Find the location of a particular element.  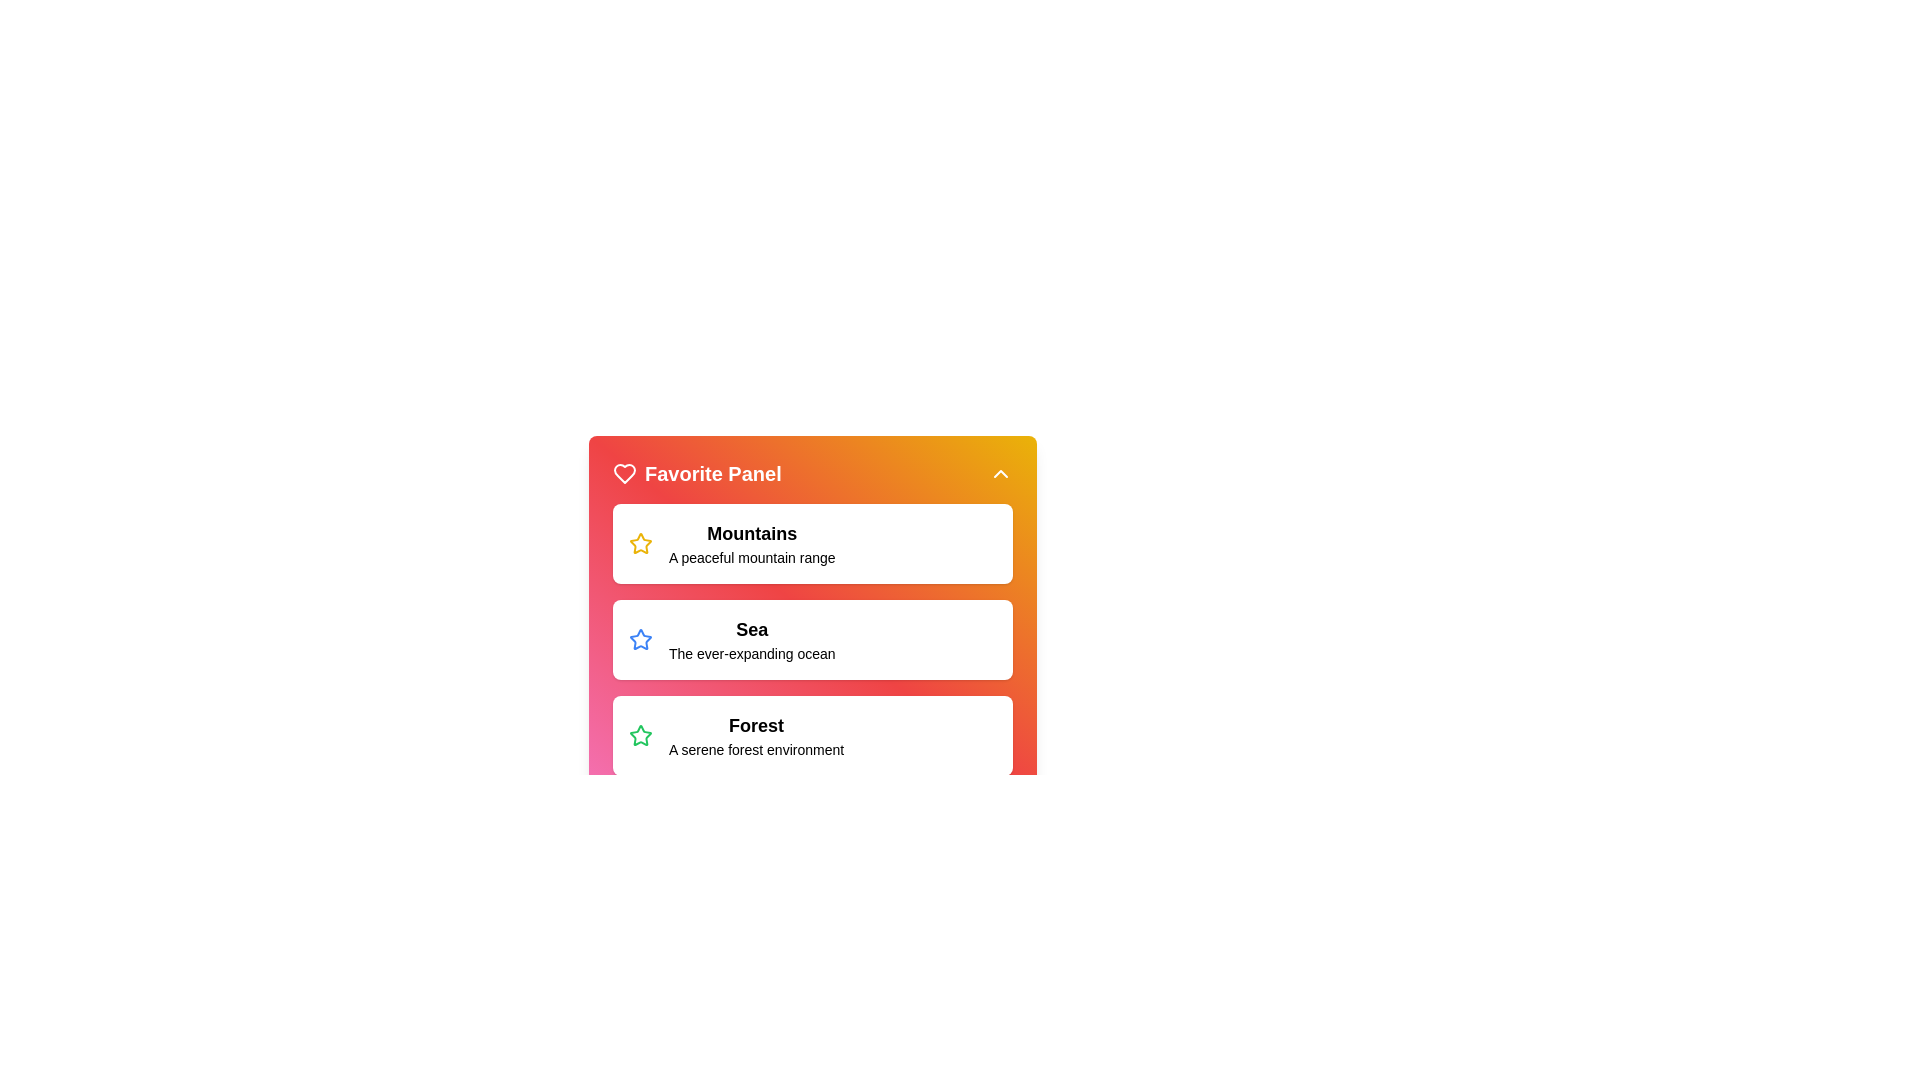

the first star icon located to the left of the 'Mountains' text label to interact with the rating or favorite indicator is located at coordinates (641, 543).